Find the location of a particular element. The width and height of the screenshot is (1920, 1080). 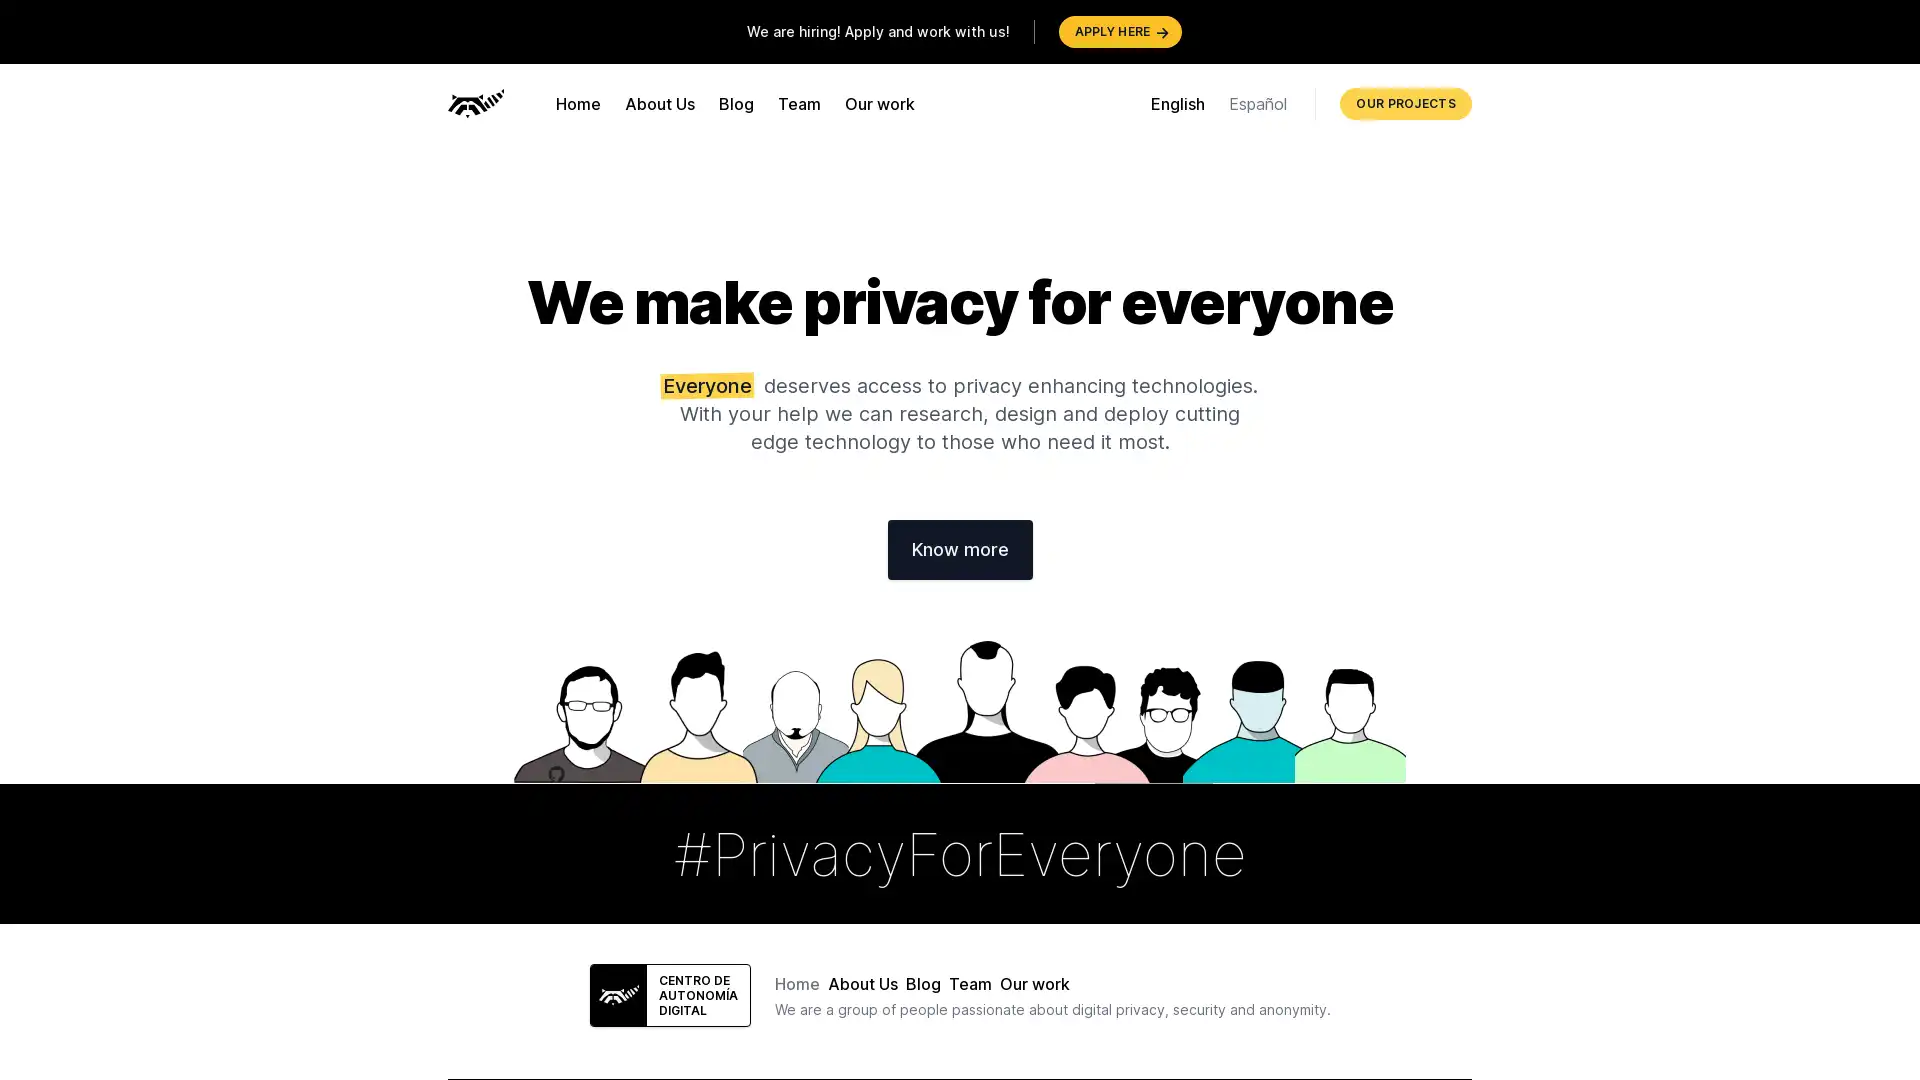

Know more is located at coordinates (958, 550).